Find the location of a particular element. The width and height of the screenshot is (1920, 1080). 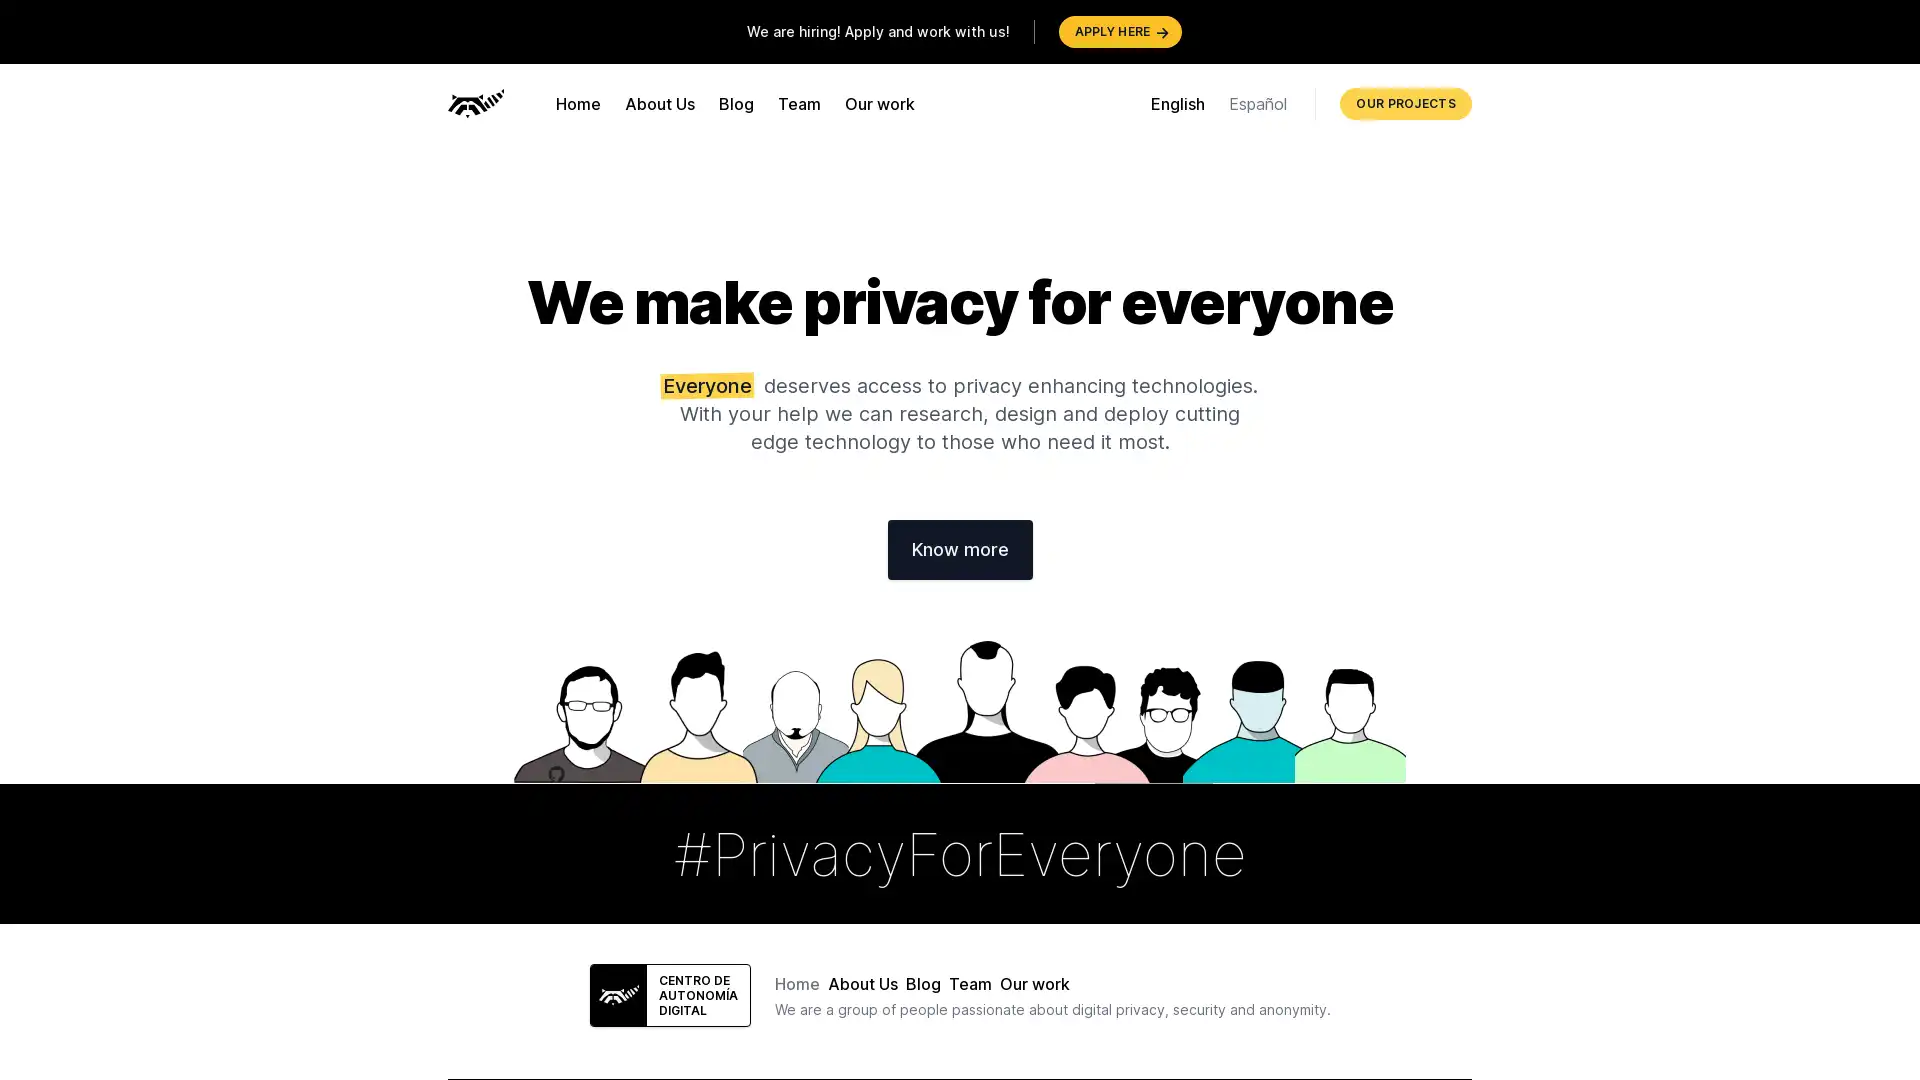

Know more is located at coordinates (958, 550).